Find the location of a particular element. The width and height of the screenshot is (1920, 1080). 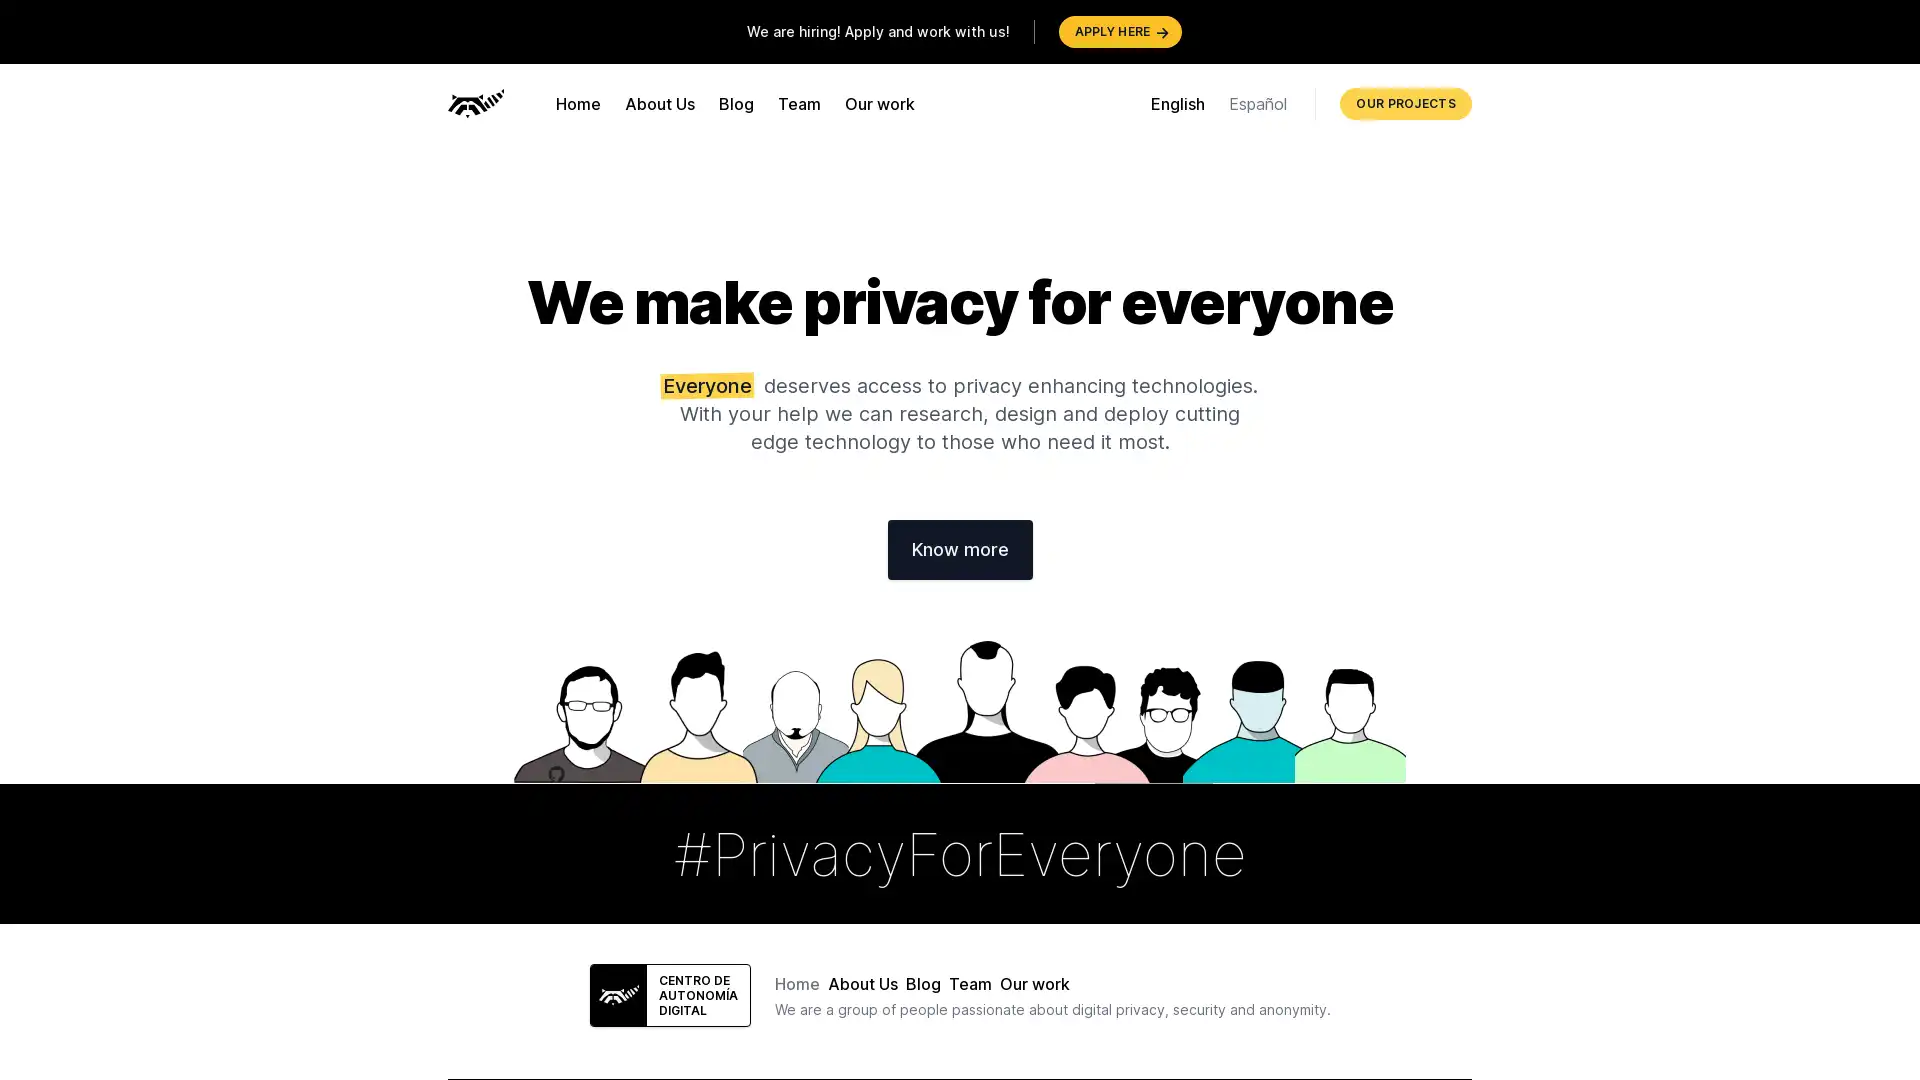

Know more is located at coordinates (958, 550).